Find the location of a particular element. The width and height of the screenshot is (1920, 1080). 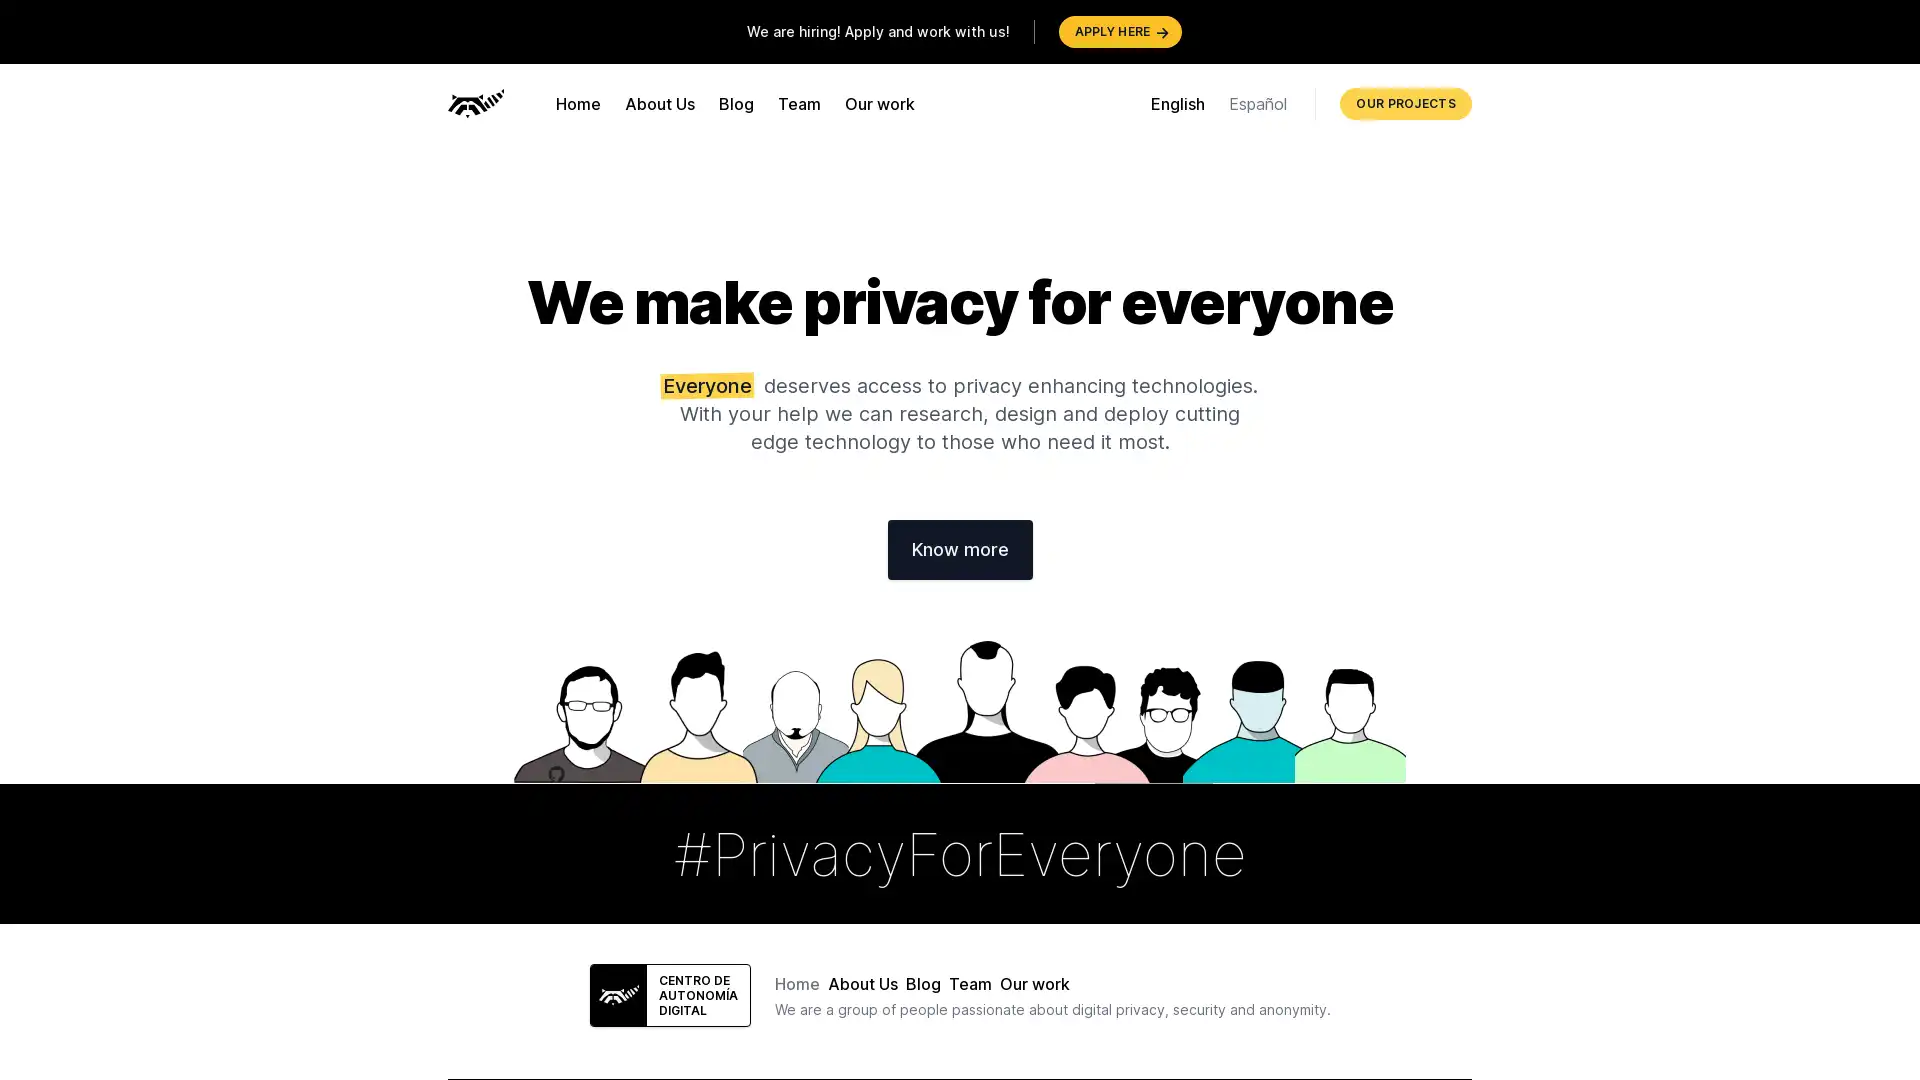

Know more is located at coordinates (958, 550).